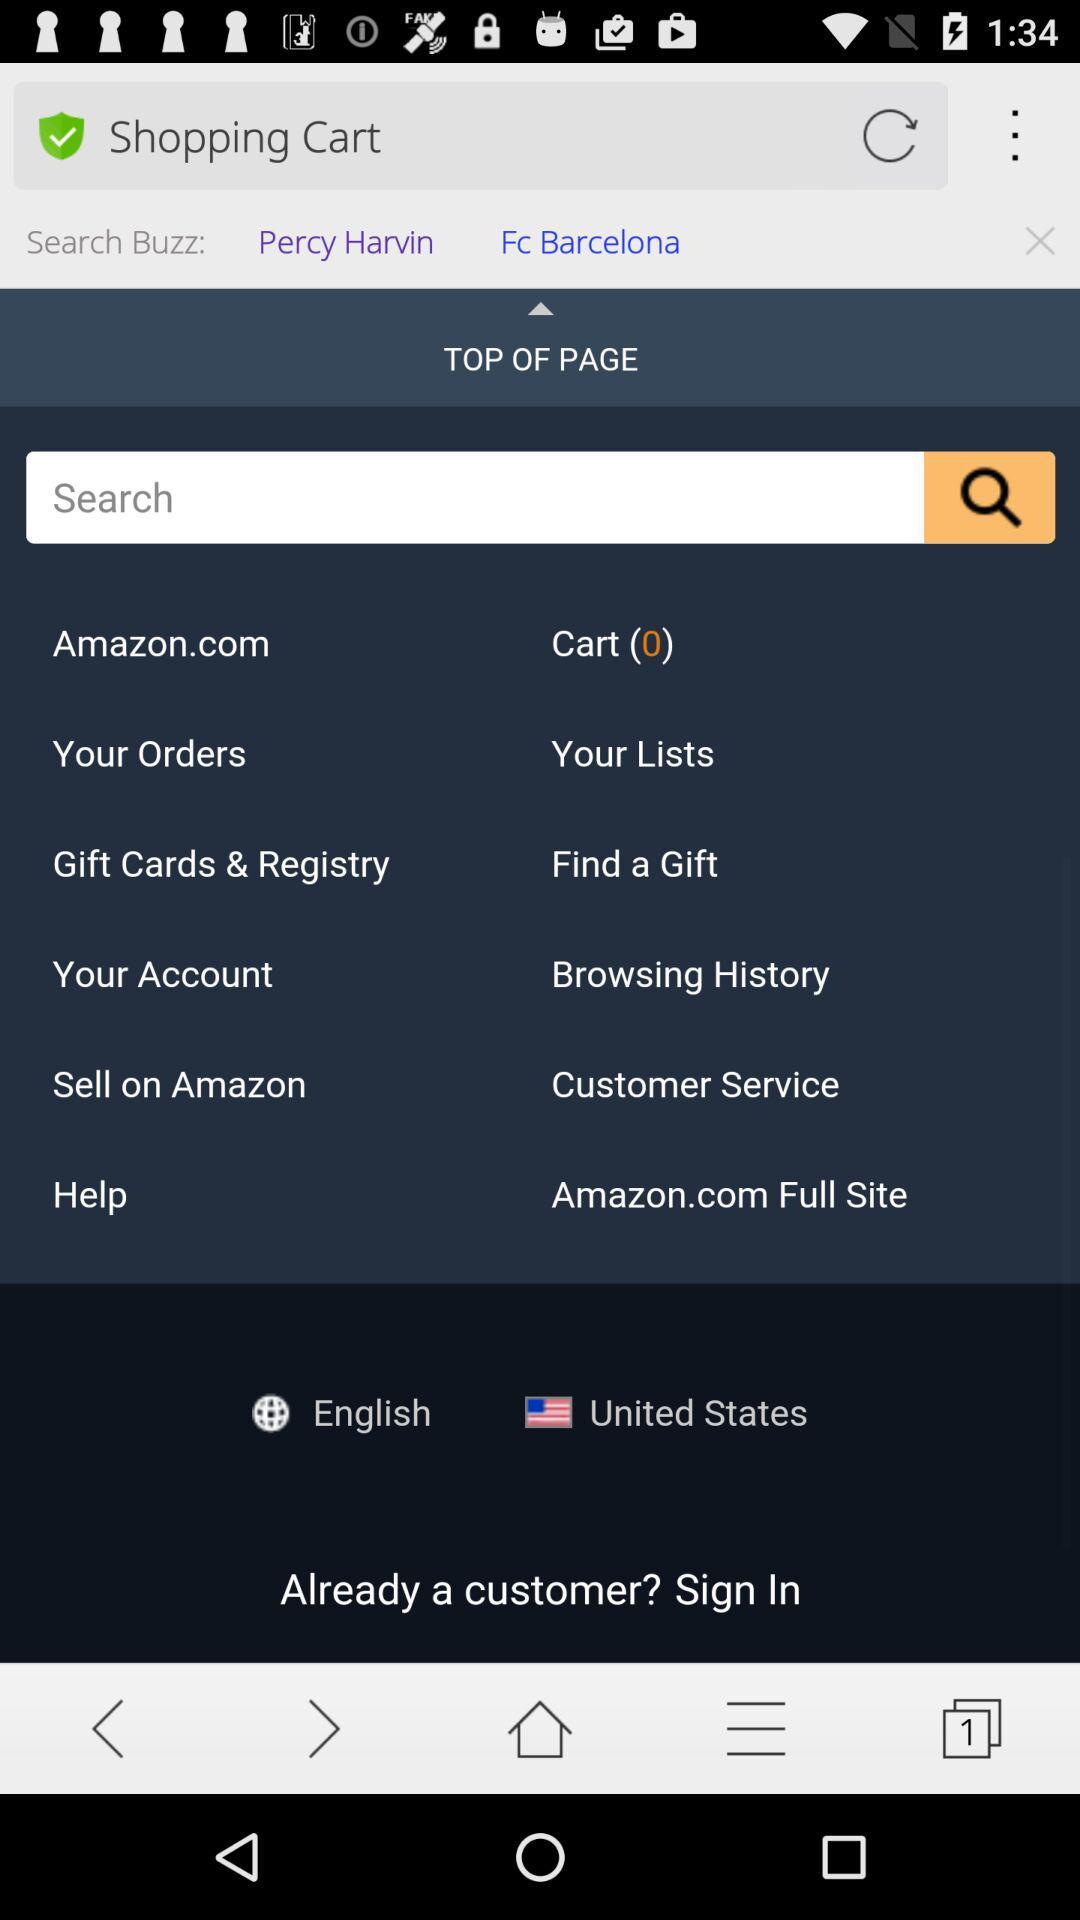  What do you see at coordinates (351, 246) in the screenshot?
I see `the icon next to fc barcelona` at bounding box center [351, 246].